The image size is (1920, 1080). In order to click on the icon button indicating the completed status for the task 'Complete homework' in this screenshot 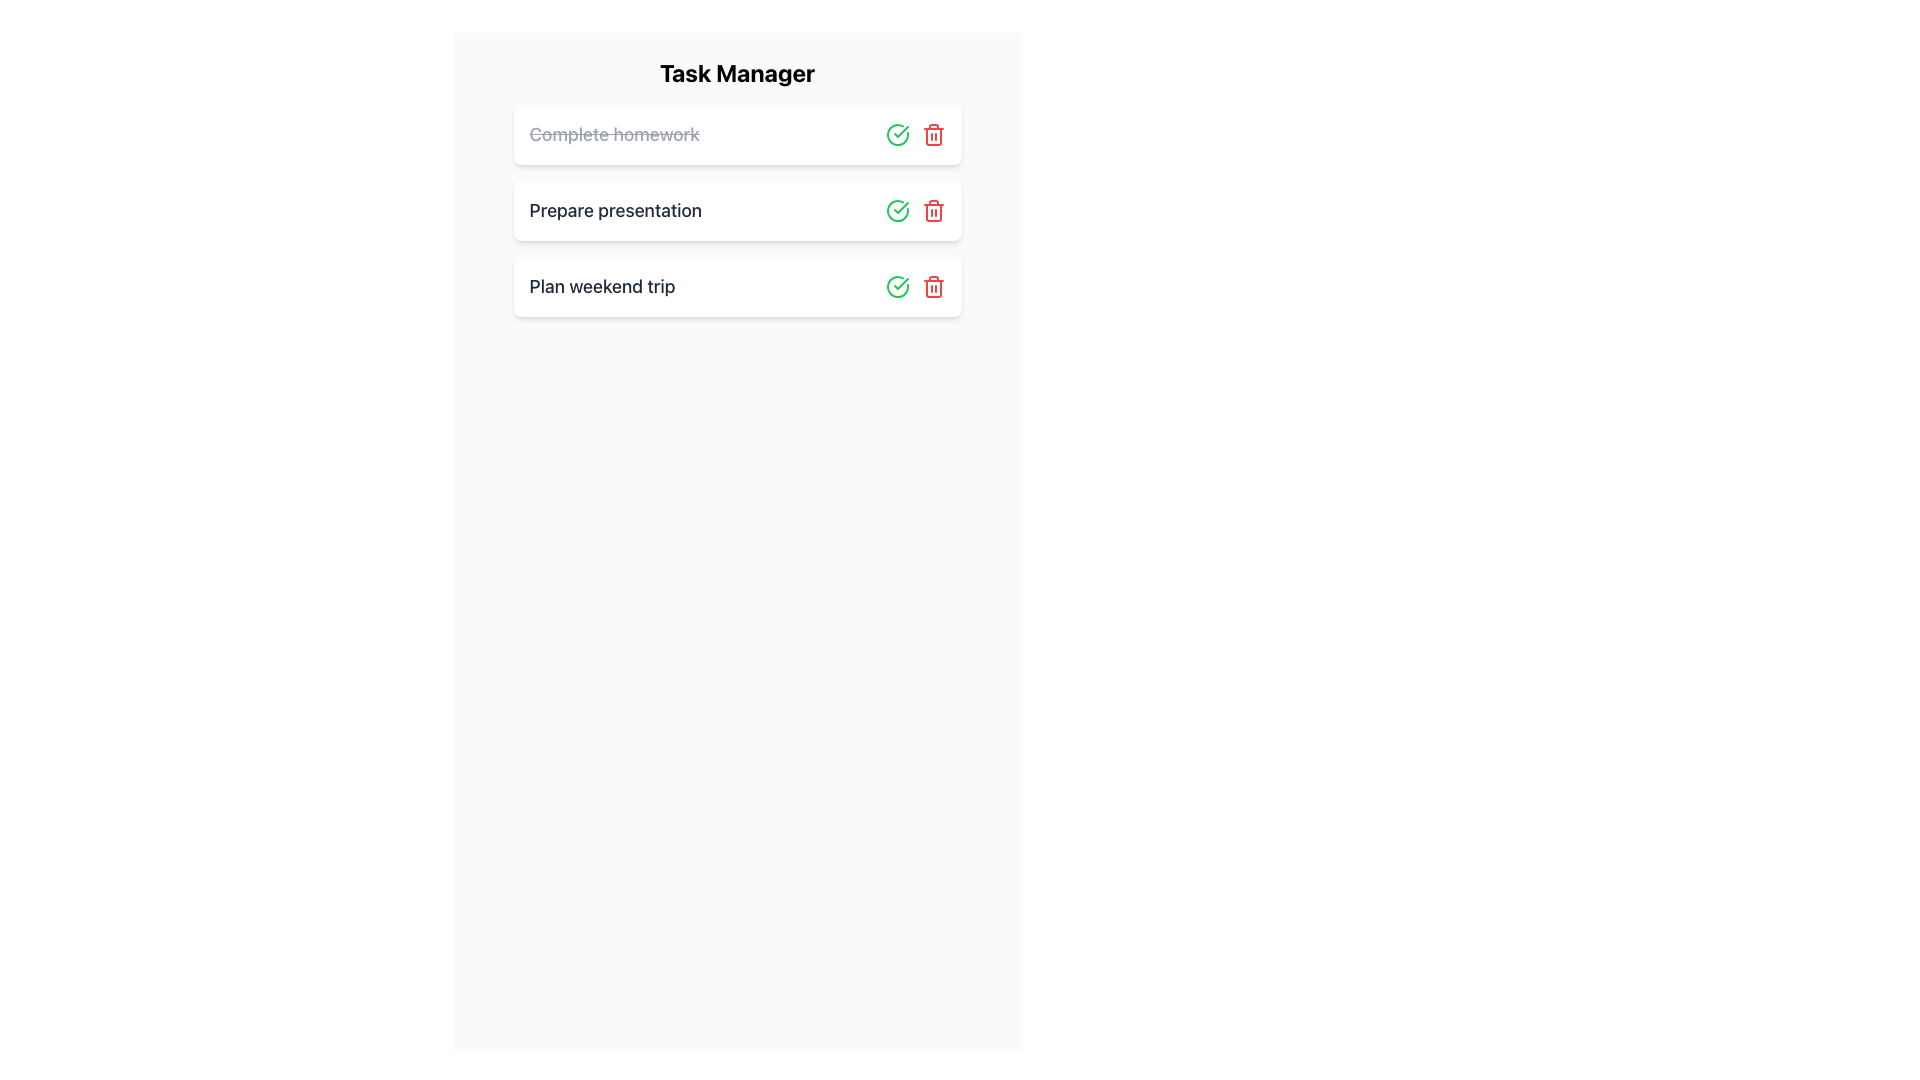, I will do `click(896, 135)`.